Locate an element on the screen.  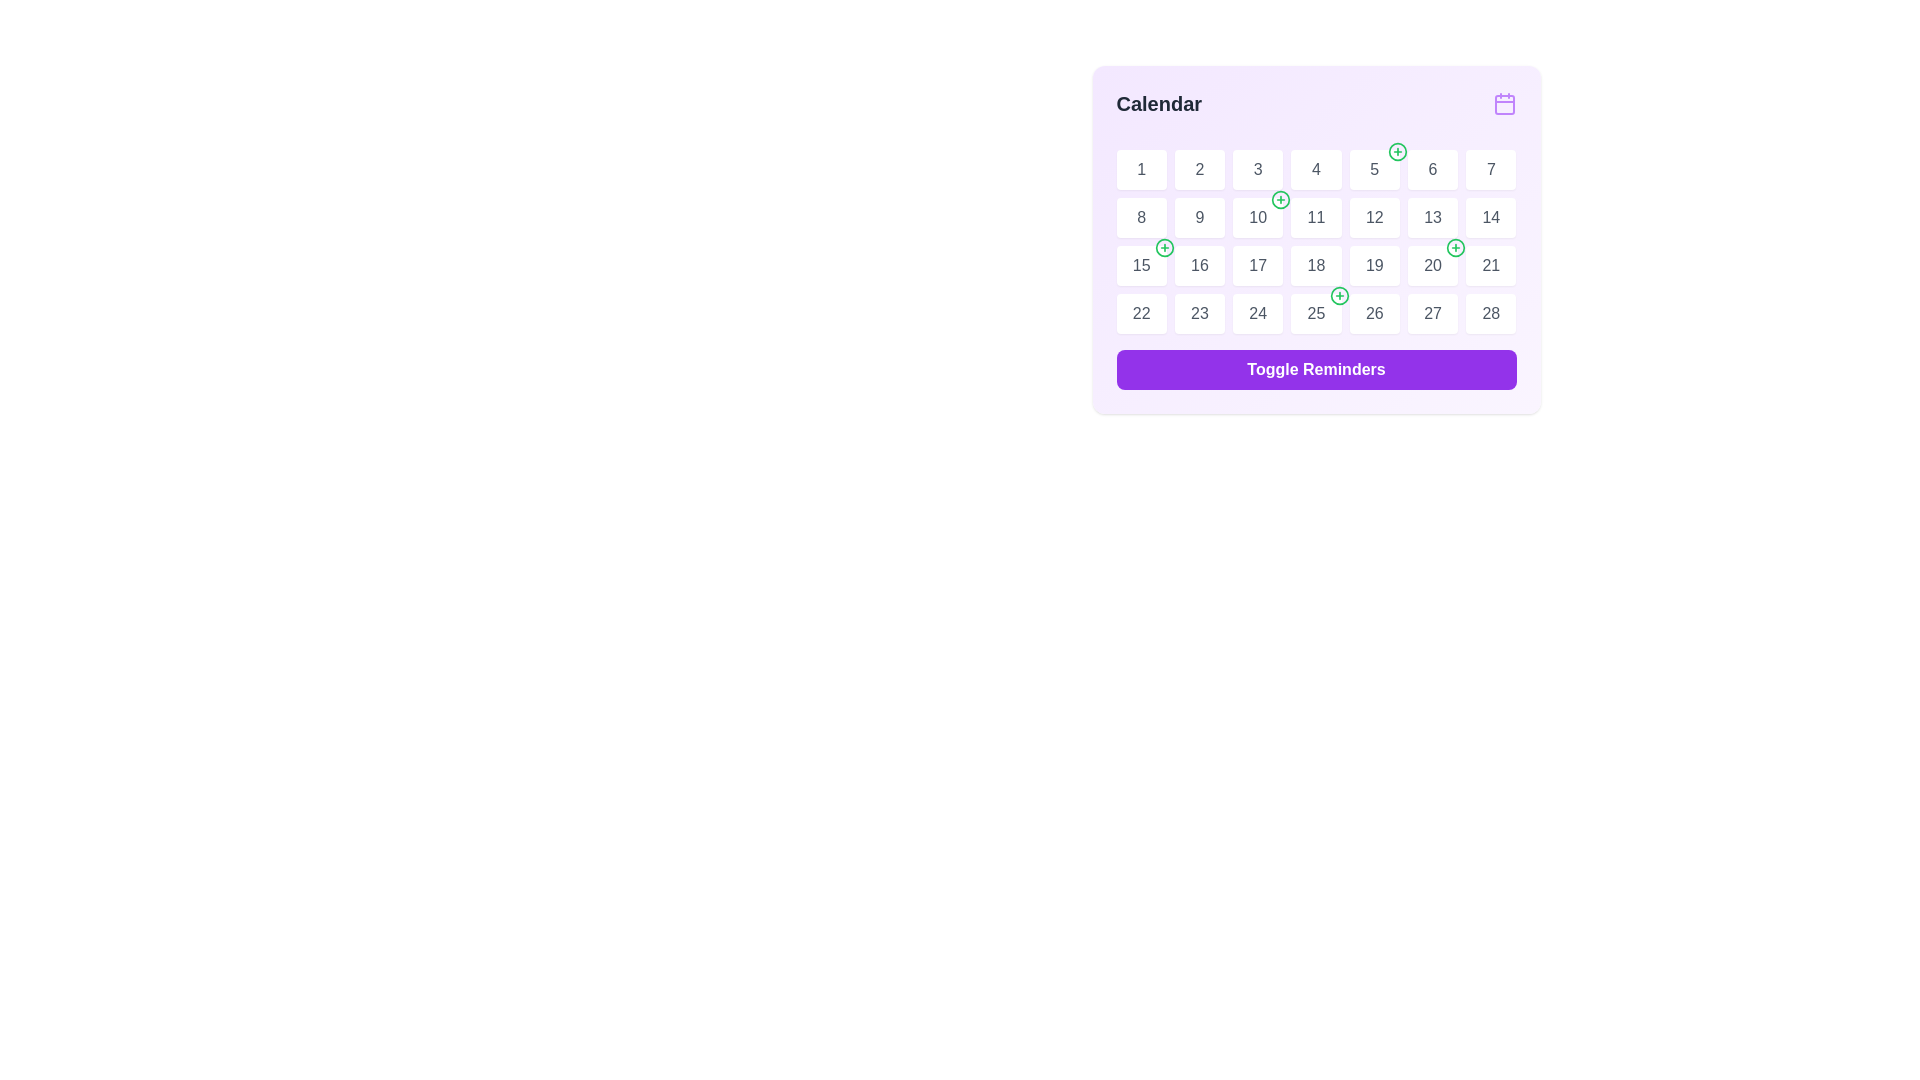
the Calendar grid is located at coordinates (1316, 238).